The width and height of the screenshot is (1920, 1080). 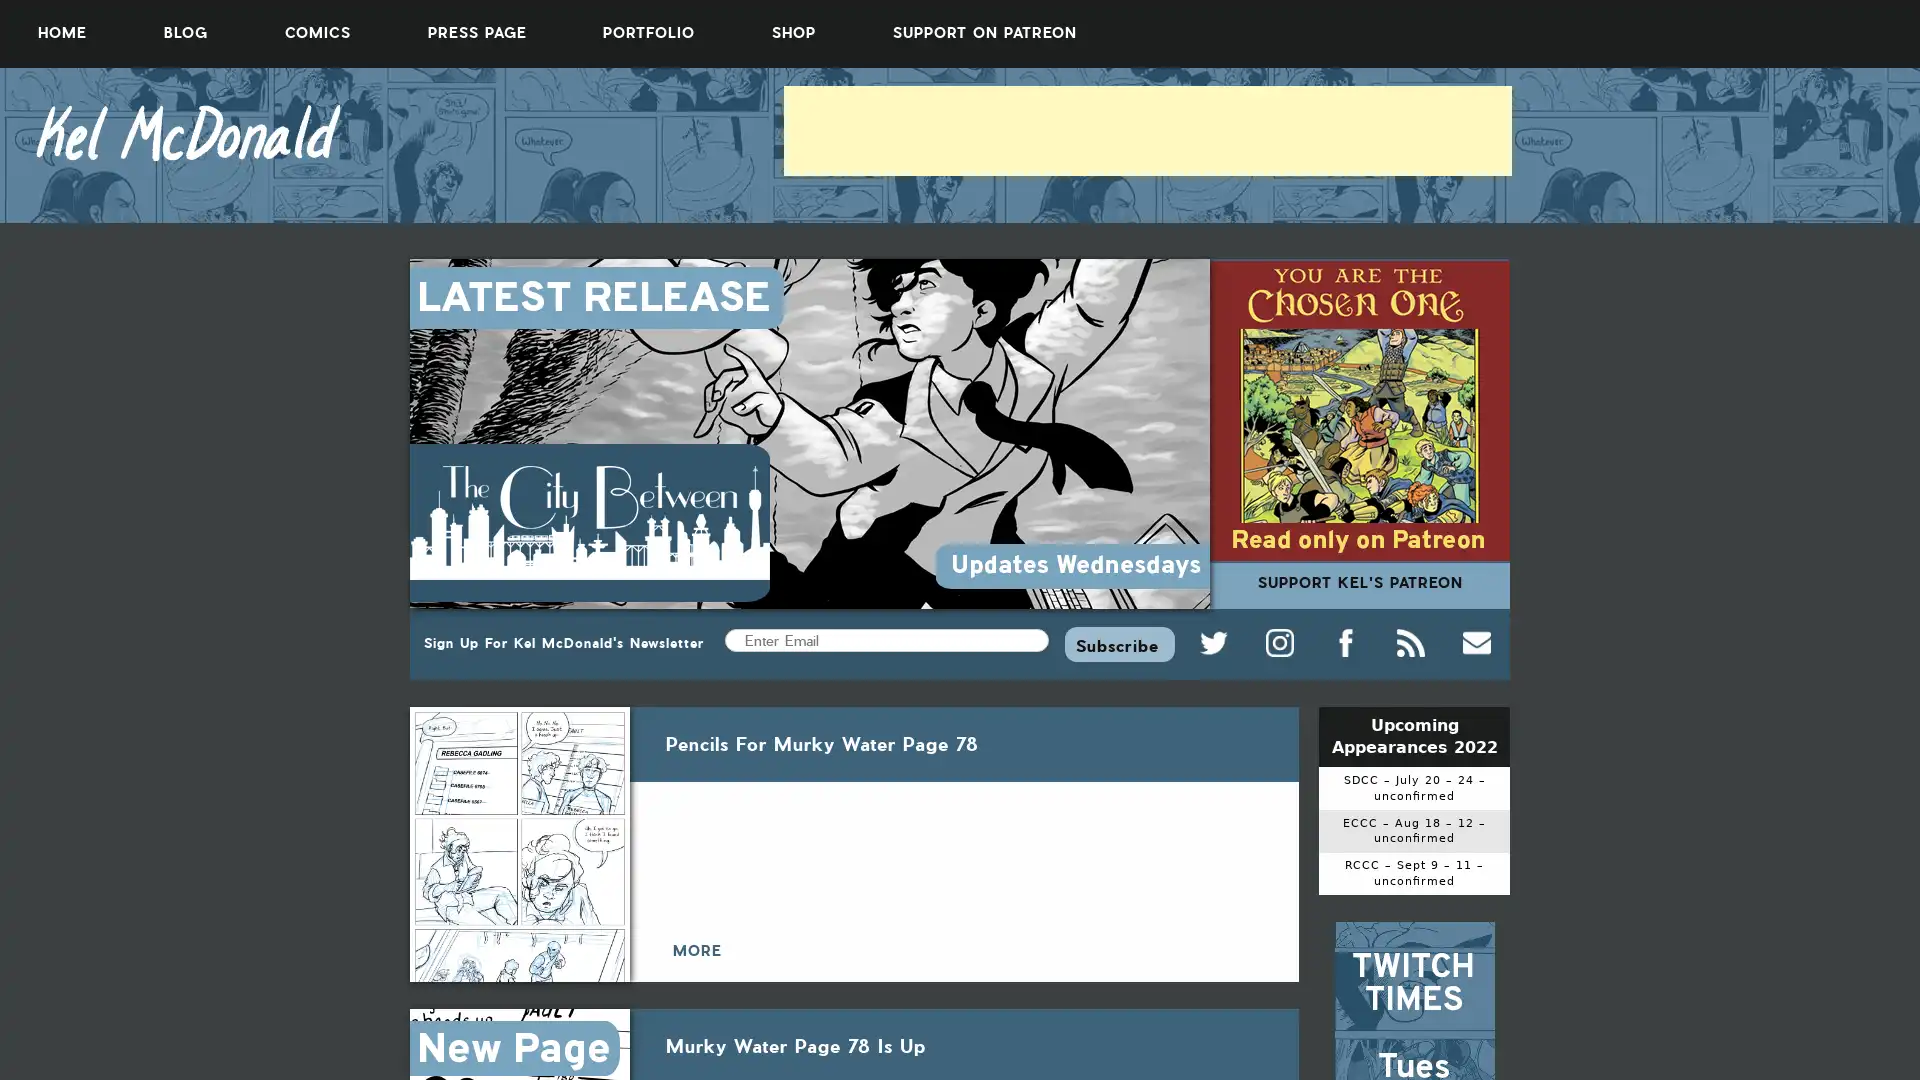 What do you see at coordinates (1118, 643) in the screenshot?
I see `Subscribe` at bounding box center [1118, 643].